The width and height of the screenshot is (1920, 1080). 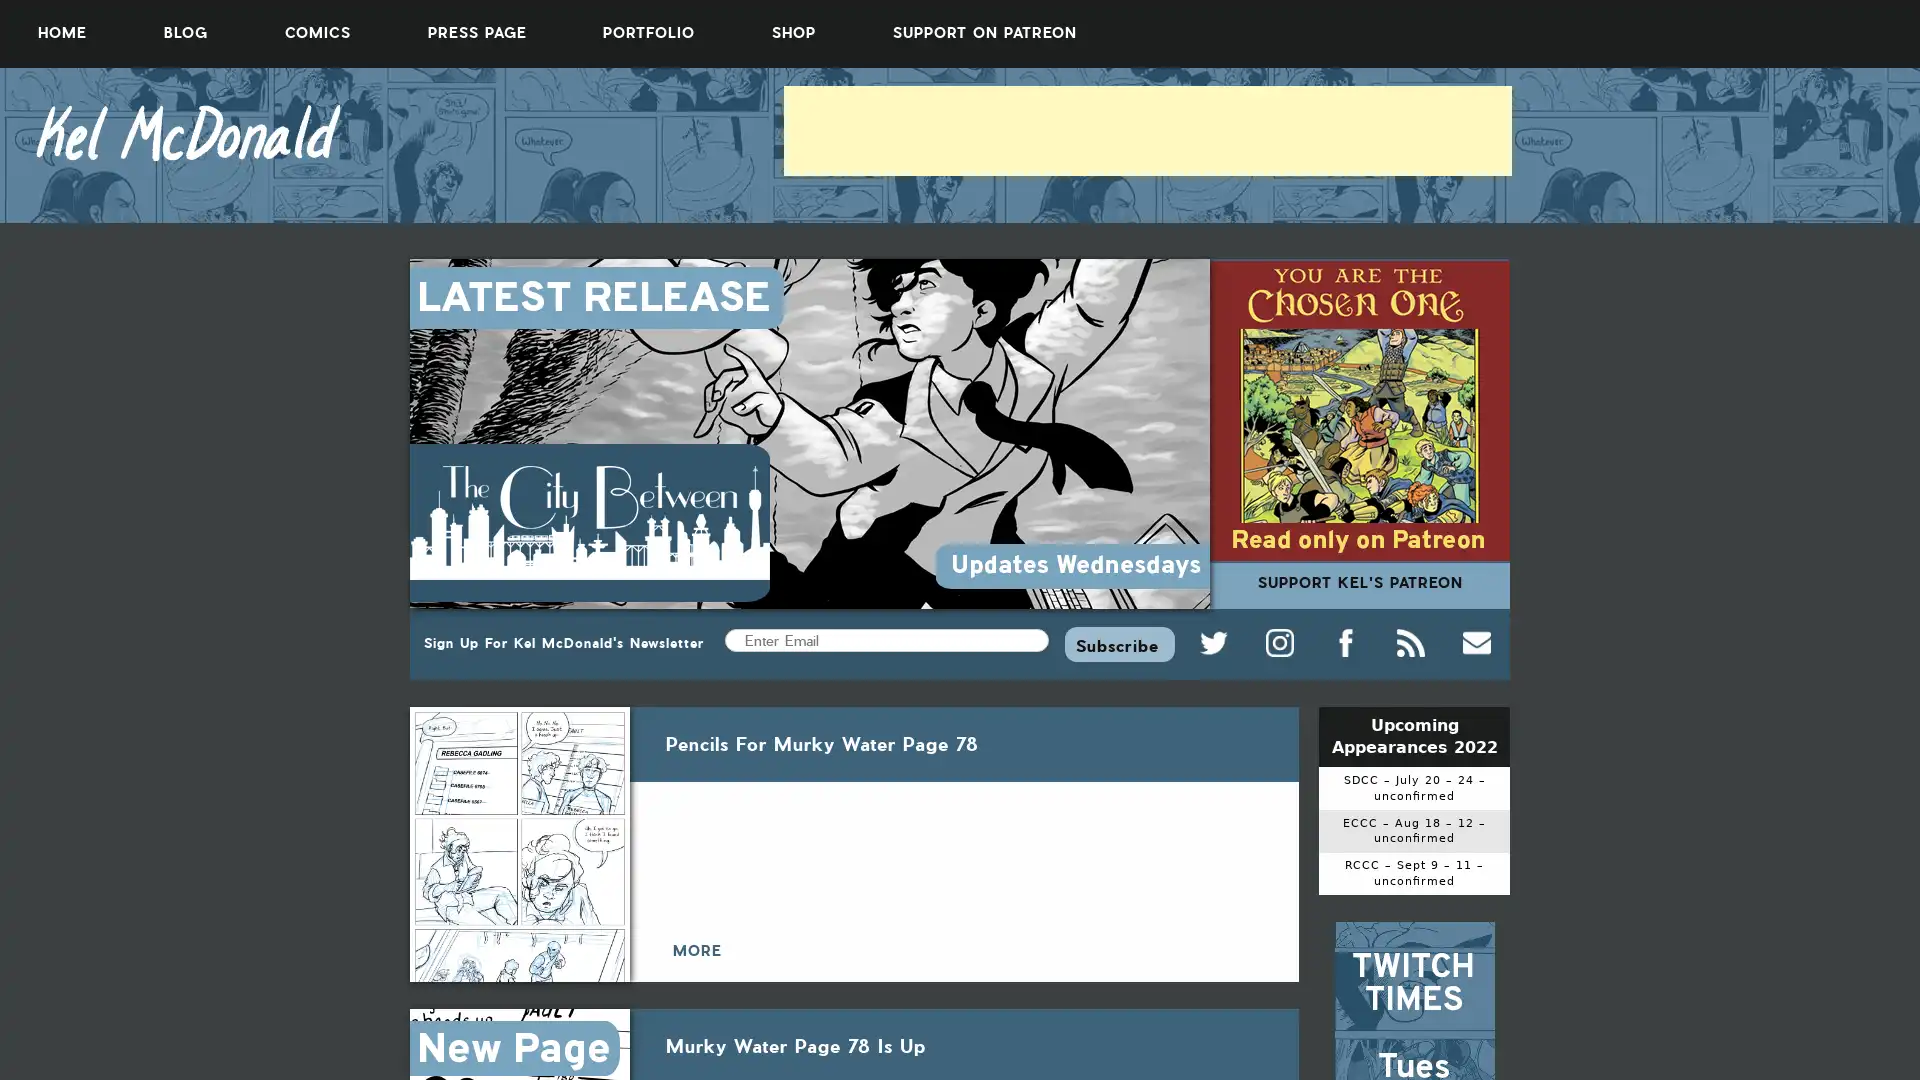 What do you see at coordinates (1118, 643) in the screenshot?
I see `Subscribe` at bounding box center [1118, 643].